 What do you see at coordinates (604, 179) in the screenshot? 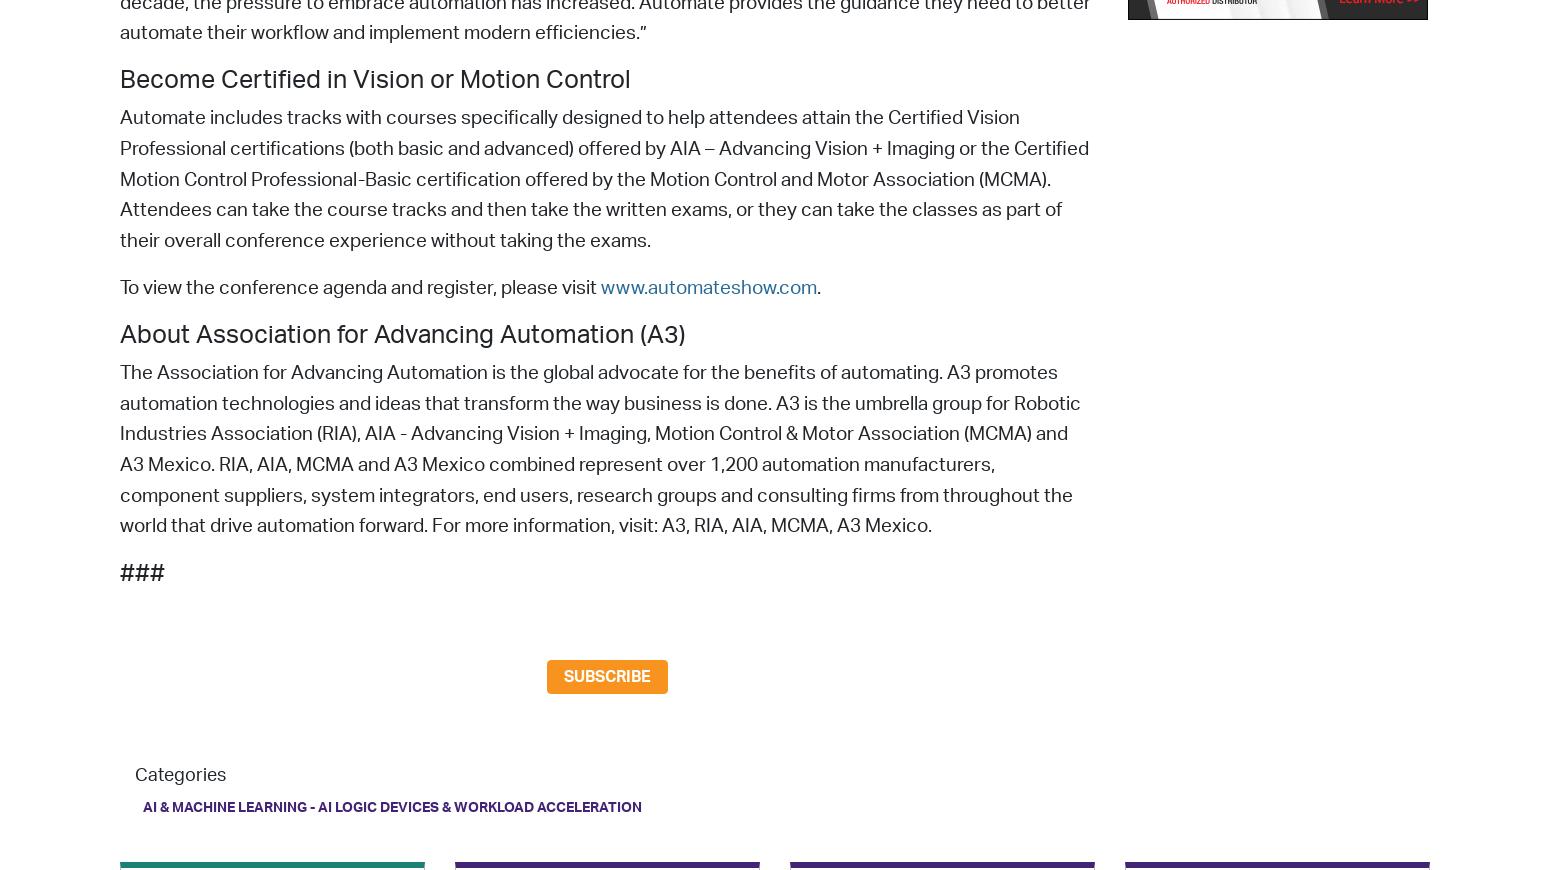
I see `'Automate includes tracks with courses specifically designed to help attendees attain the Certified Vision Professional certifications (both basic and advanced) offered by AIA – Advancing Vision + Imaging or the Certified Motion Control Professional-Basic certification offered by the Motion Control and Motor Association (MCMA). Attendees can take the course tracks and then take the written exams, or they can take the classes as part of their overall conference experience without taking the exams.'` at bounding box center [604, 179].